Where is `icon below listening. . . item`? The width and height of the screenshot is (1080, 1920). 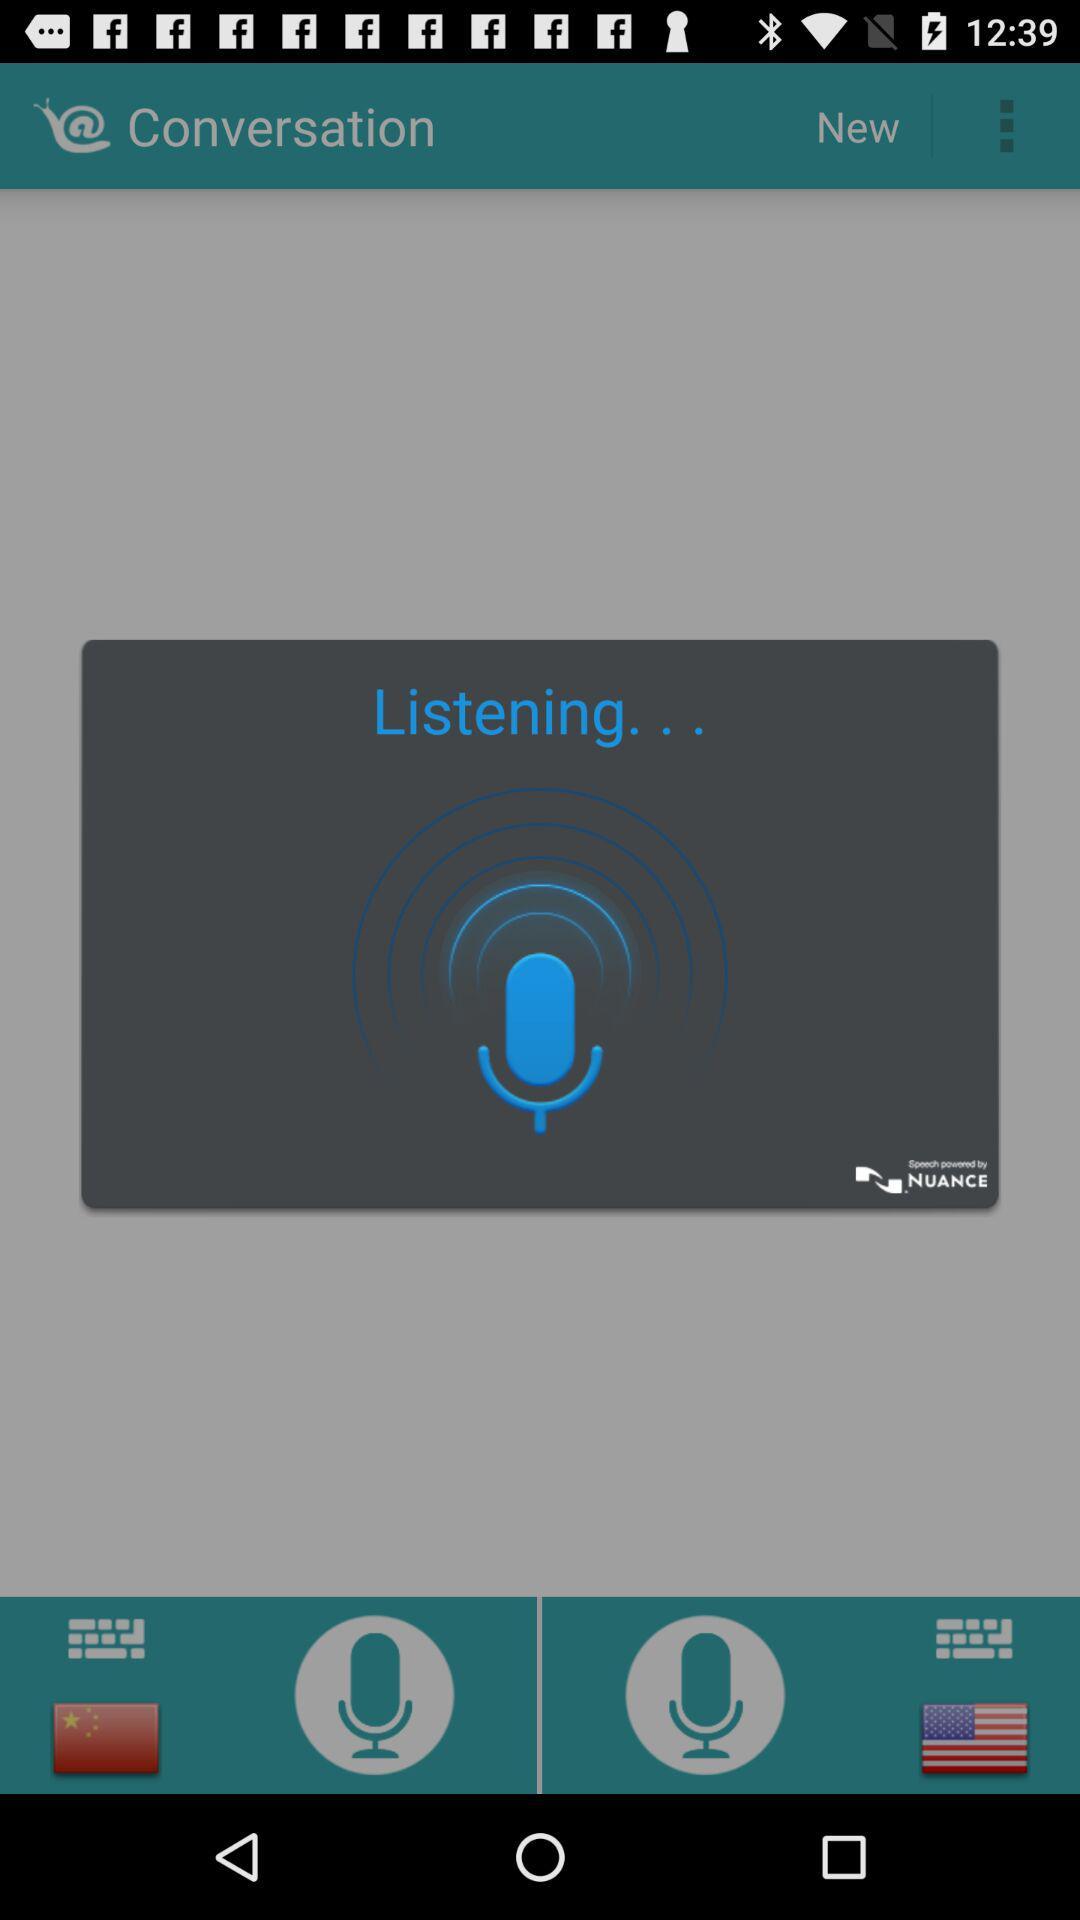
icon below listening. . . item is located at coordinates (540, 972).